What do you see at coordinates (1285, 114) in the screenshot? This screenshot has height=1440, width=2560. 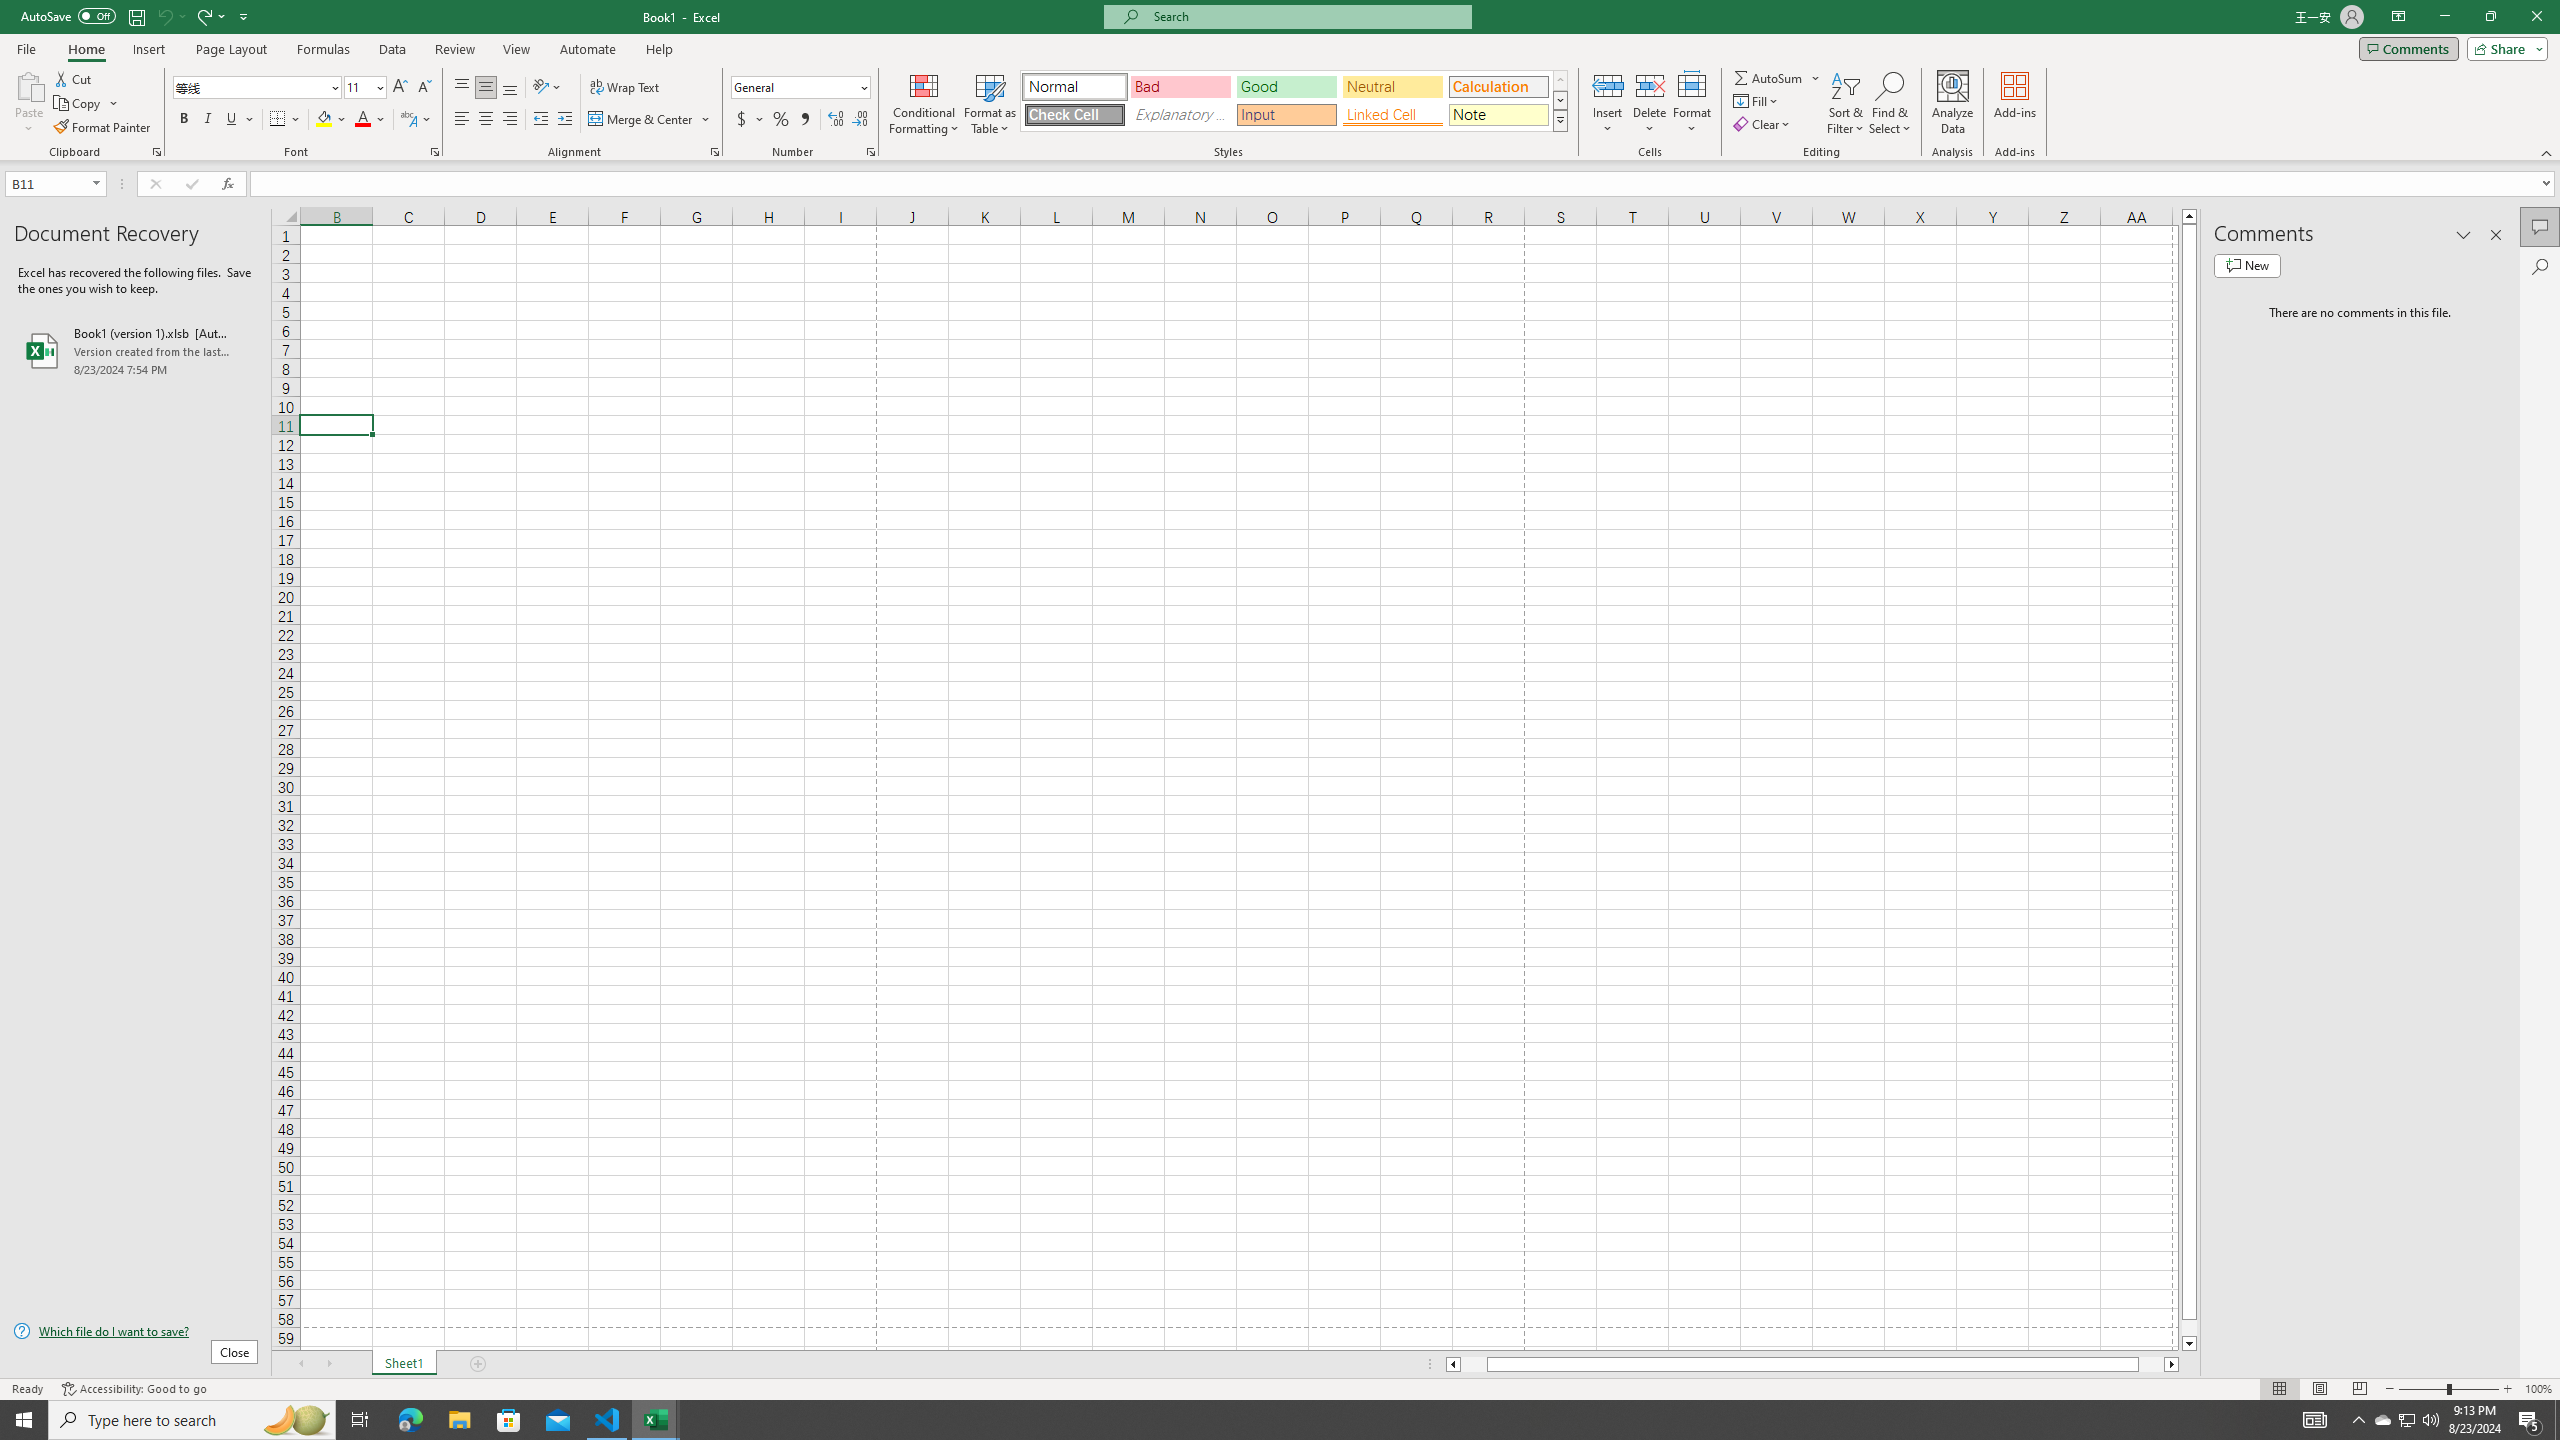 I see `'Input'` at bounding box center [1285, 114].